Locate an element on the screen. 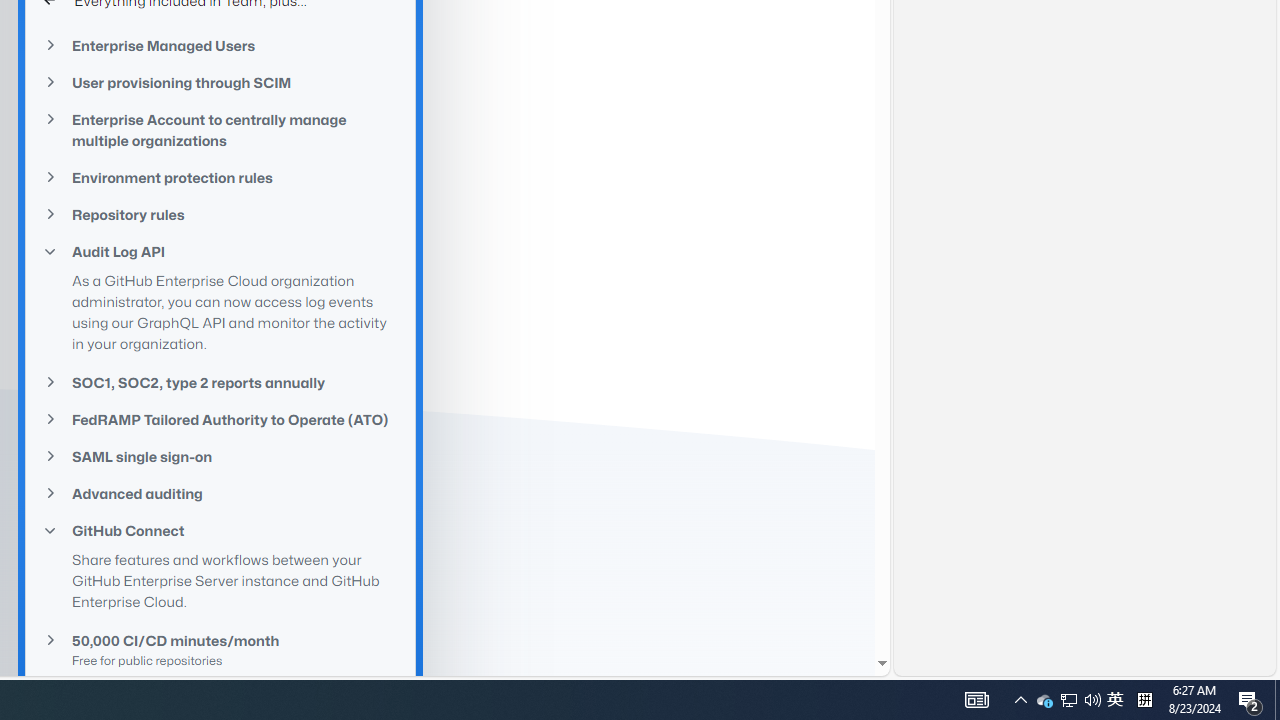 Image resolution: width=1280 pixels, height=720 pixels. 'FedRAMP Tailored Authority to Operate (ATO)' is located at coordinates (220, 419).